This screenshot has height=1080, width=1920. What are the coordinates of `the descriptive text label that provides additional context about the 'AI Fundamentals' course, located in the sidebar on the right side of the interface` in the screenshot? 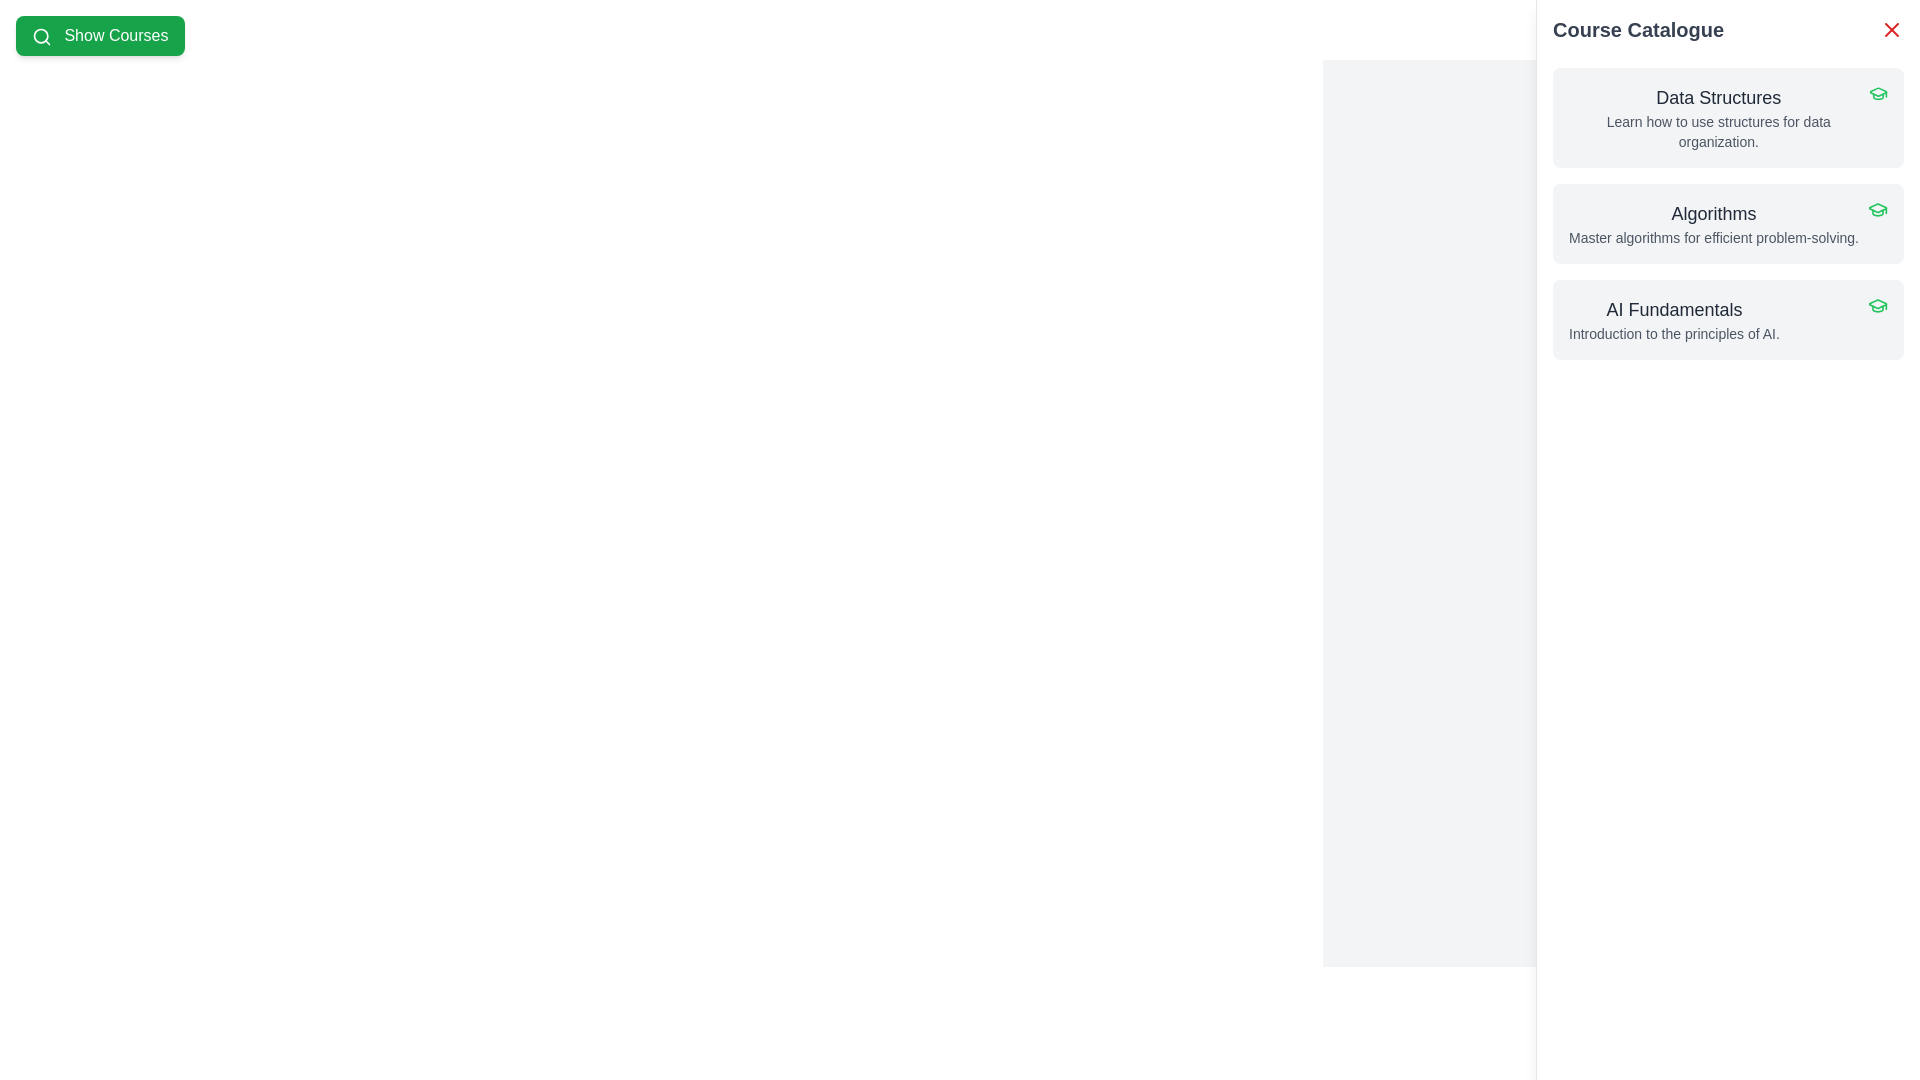 It's located at (1674, 333).